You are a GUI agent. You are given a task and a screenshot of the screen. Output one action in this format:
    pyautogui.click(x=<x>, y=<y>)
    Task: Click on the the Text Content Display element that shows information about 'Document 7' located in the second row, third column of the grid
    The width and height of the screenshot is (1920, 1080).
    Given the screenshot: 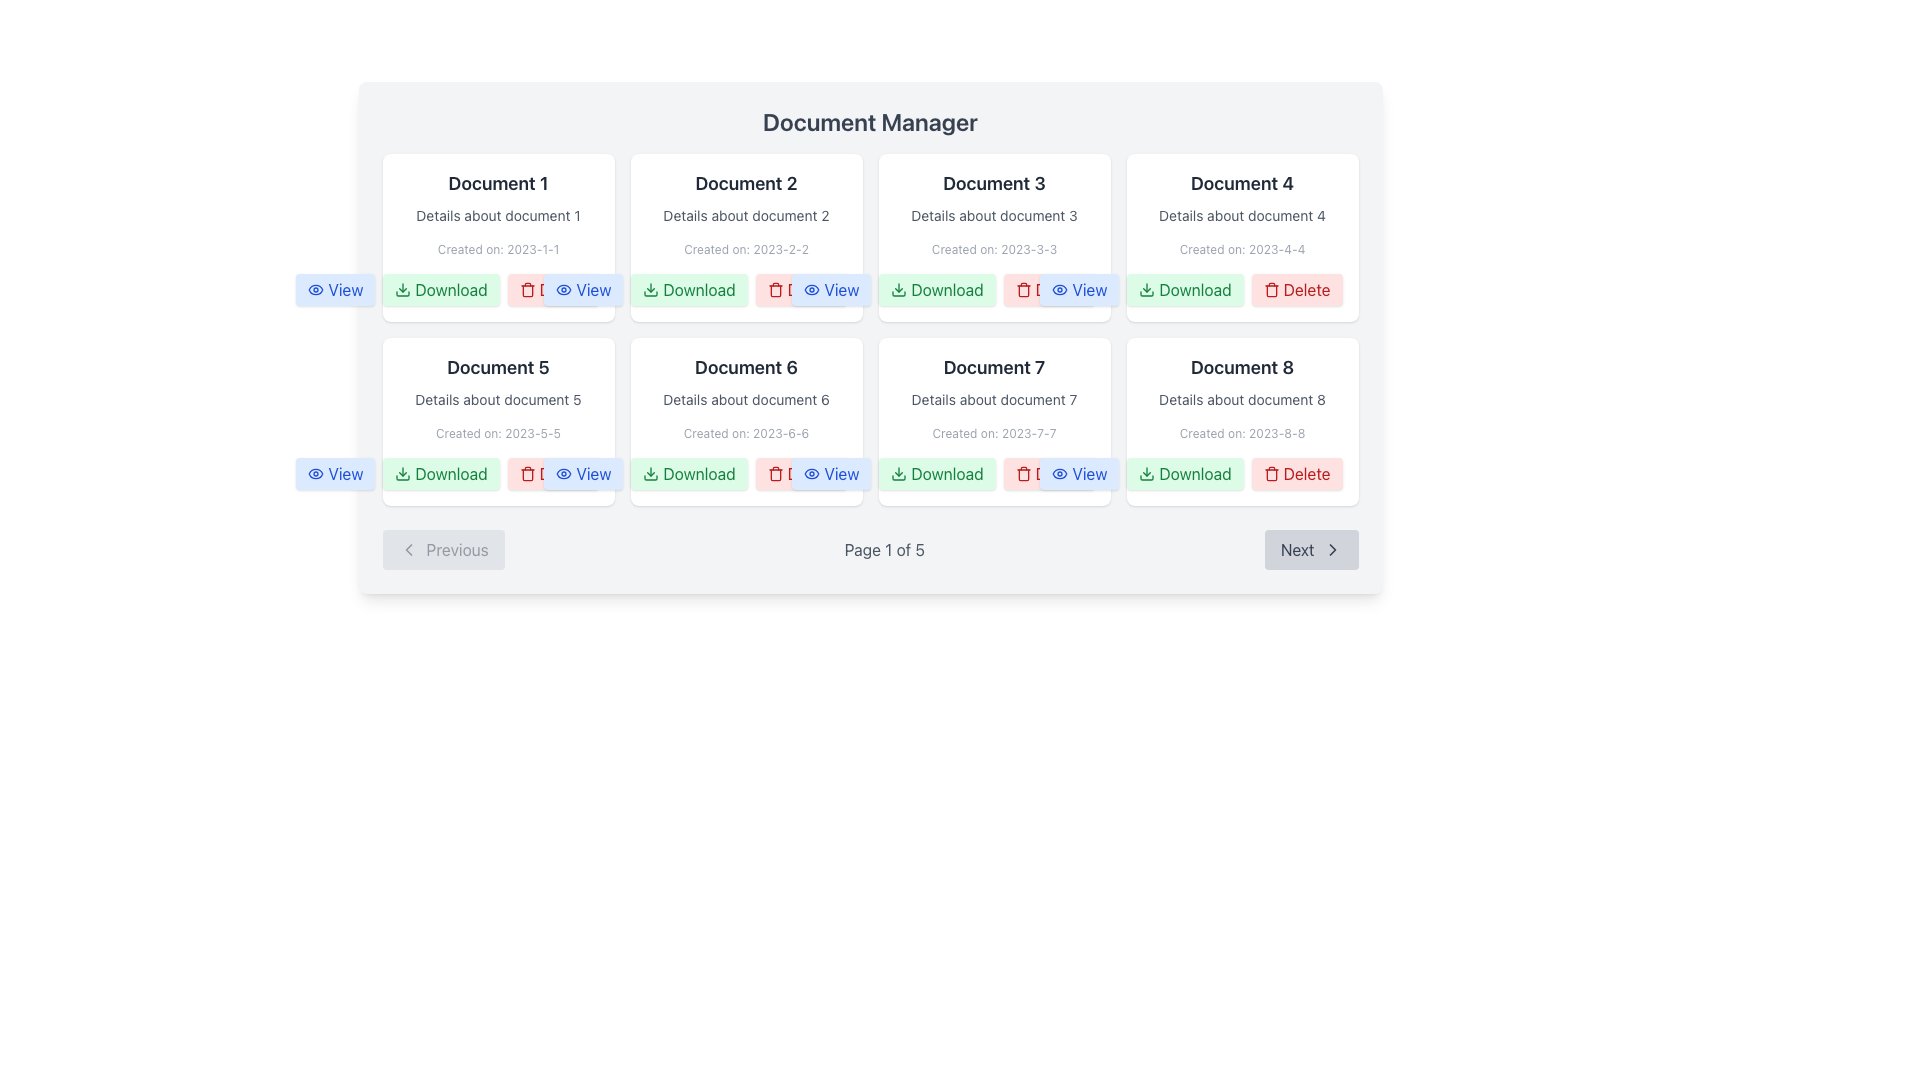 What is the action you would take?
    pyautogui.click(x=994, y=397)
    